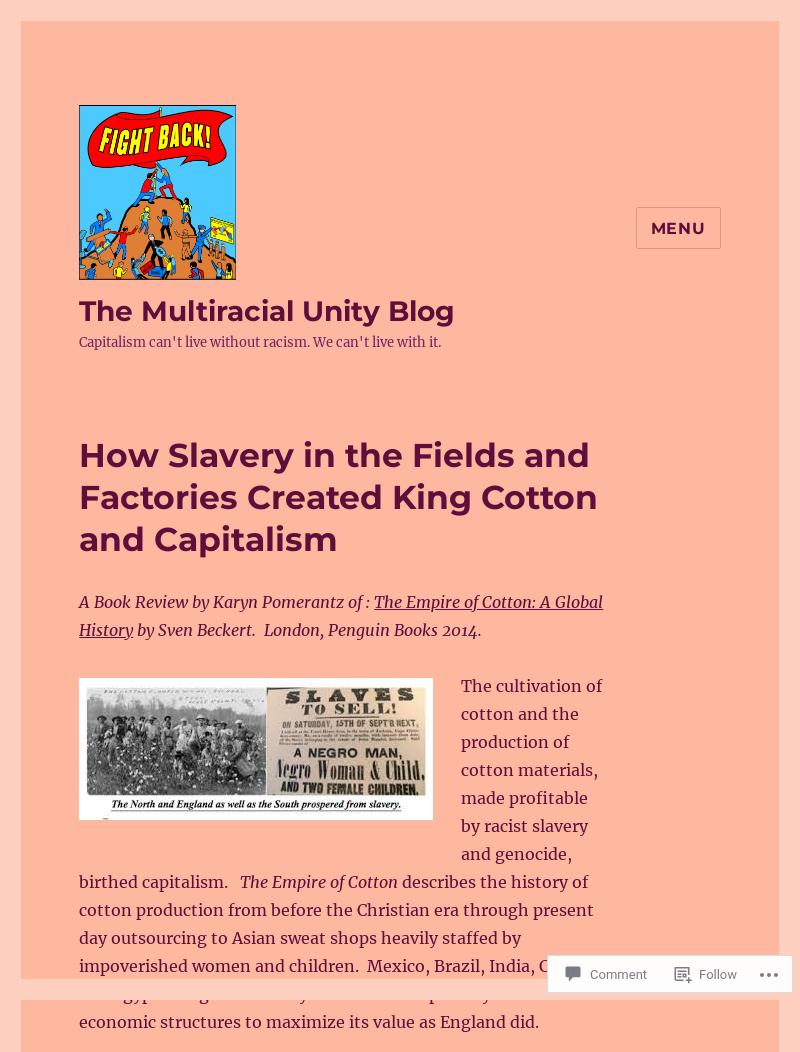 This screenshot has width=800, height=1052. What do you see at coordinates (265, 309) in the screenshot?
I see `'The Multiracial Unity Blog'` at bounding box center [265, 309].